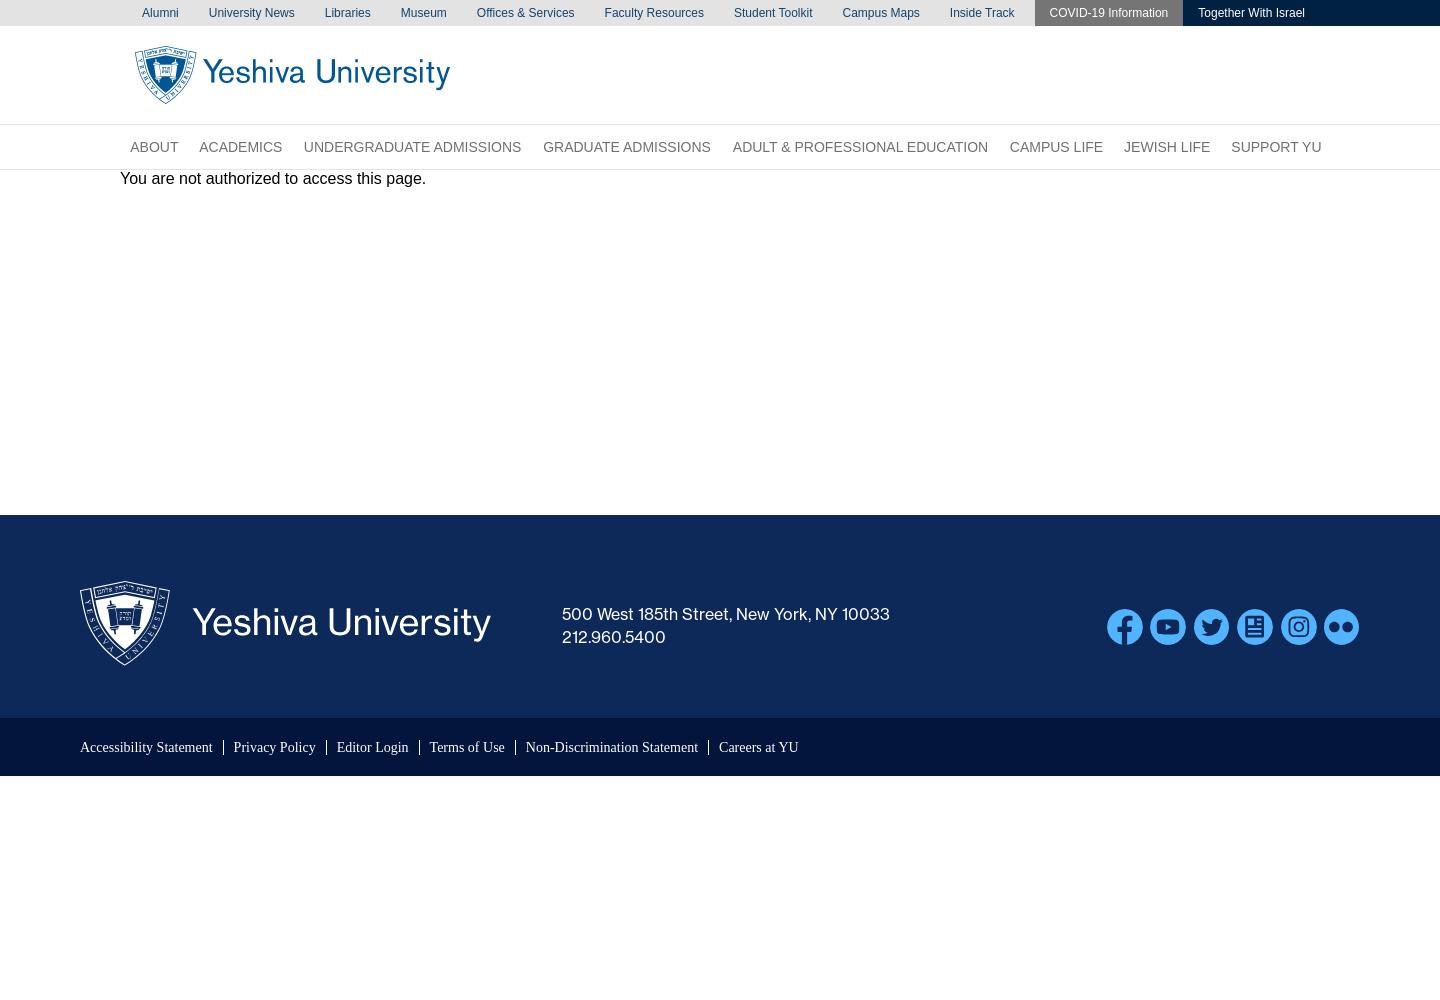 The width and height of the screenshot is (1440, 1000). Describe the element at coordinates (1275, 147) in the screenshot. I see `'Support YU'` at that location.